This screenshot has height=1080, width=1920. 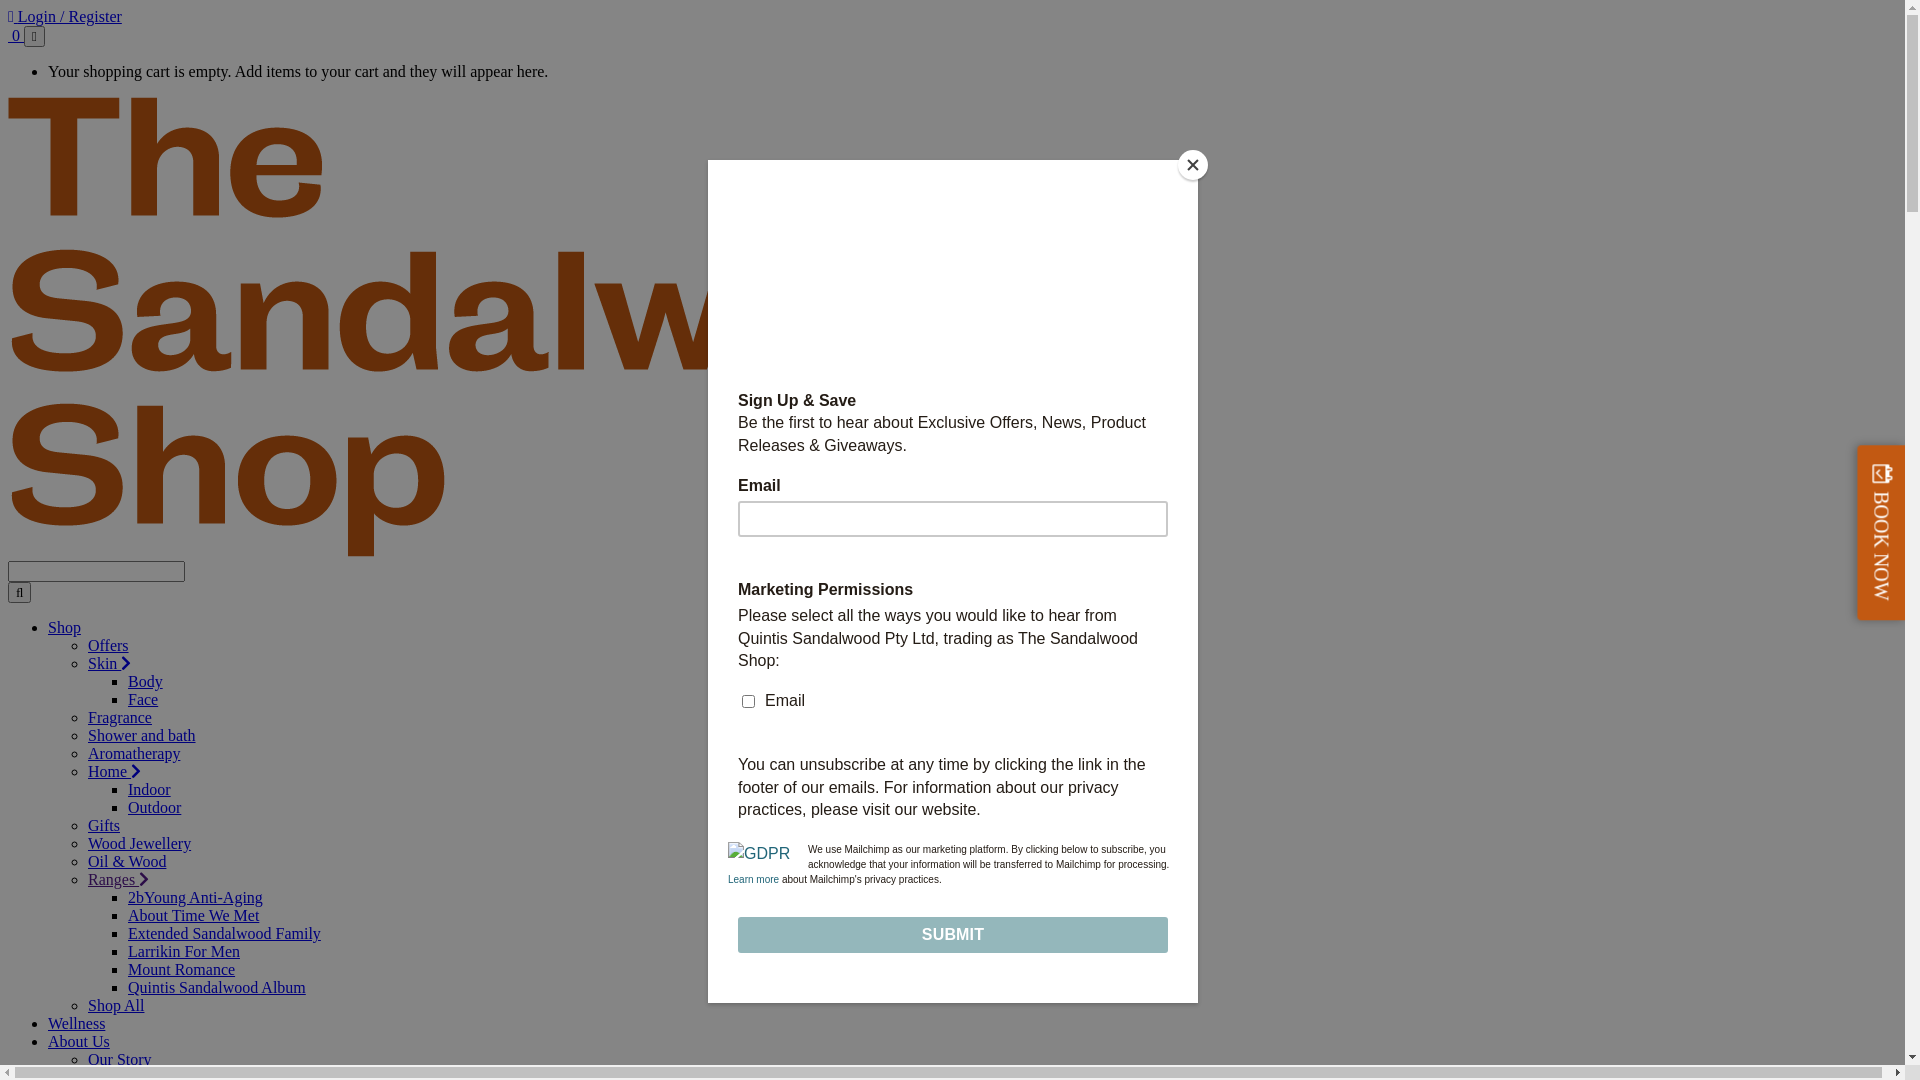 I want to click on 'Shop All', so click(x=86, y=1005).